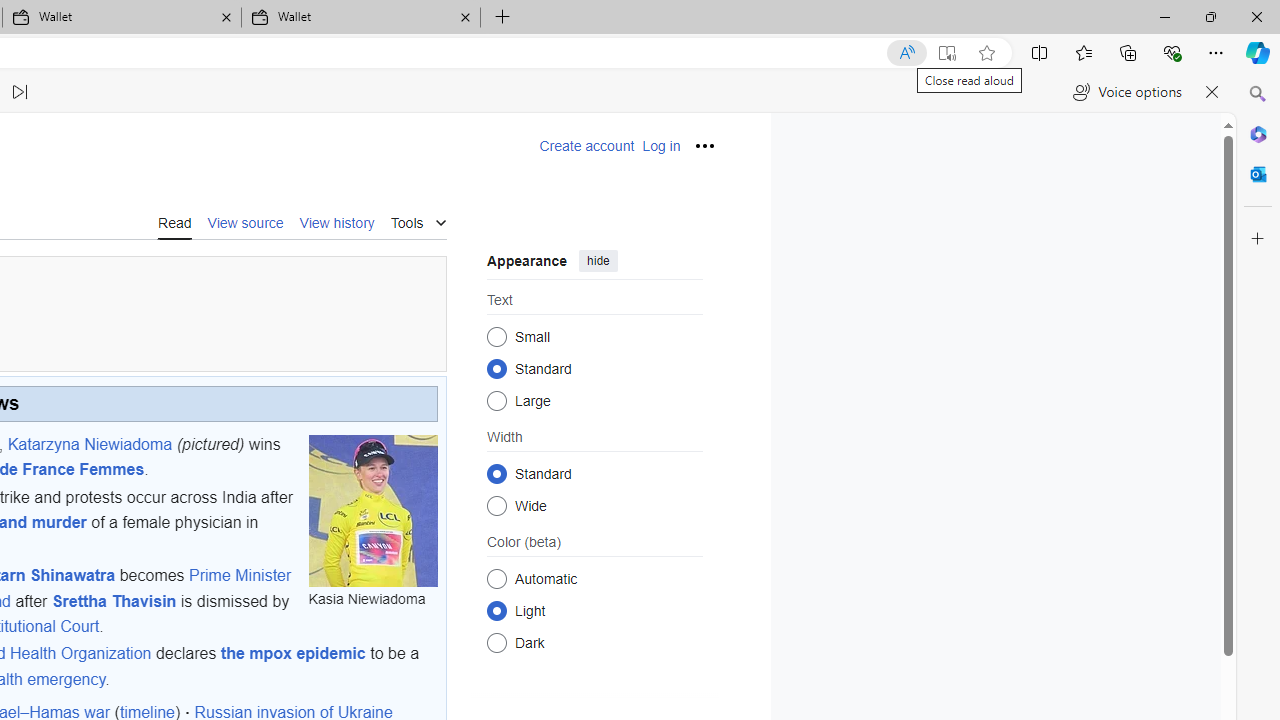  I want to click on 'View source', so click(244, 221).